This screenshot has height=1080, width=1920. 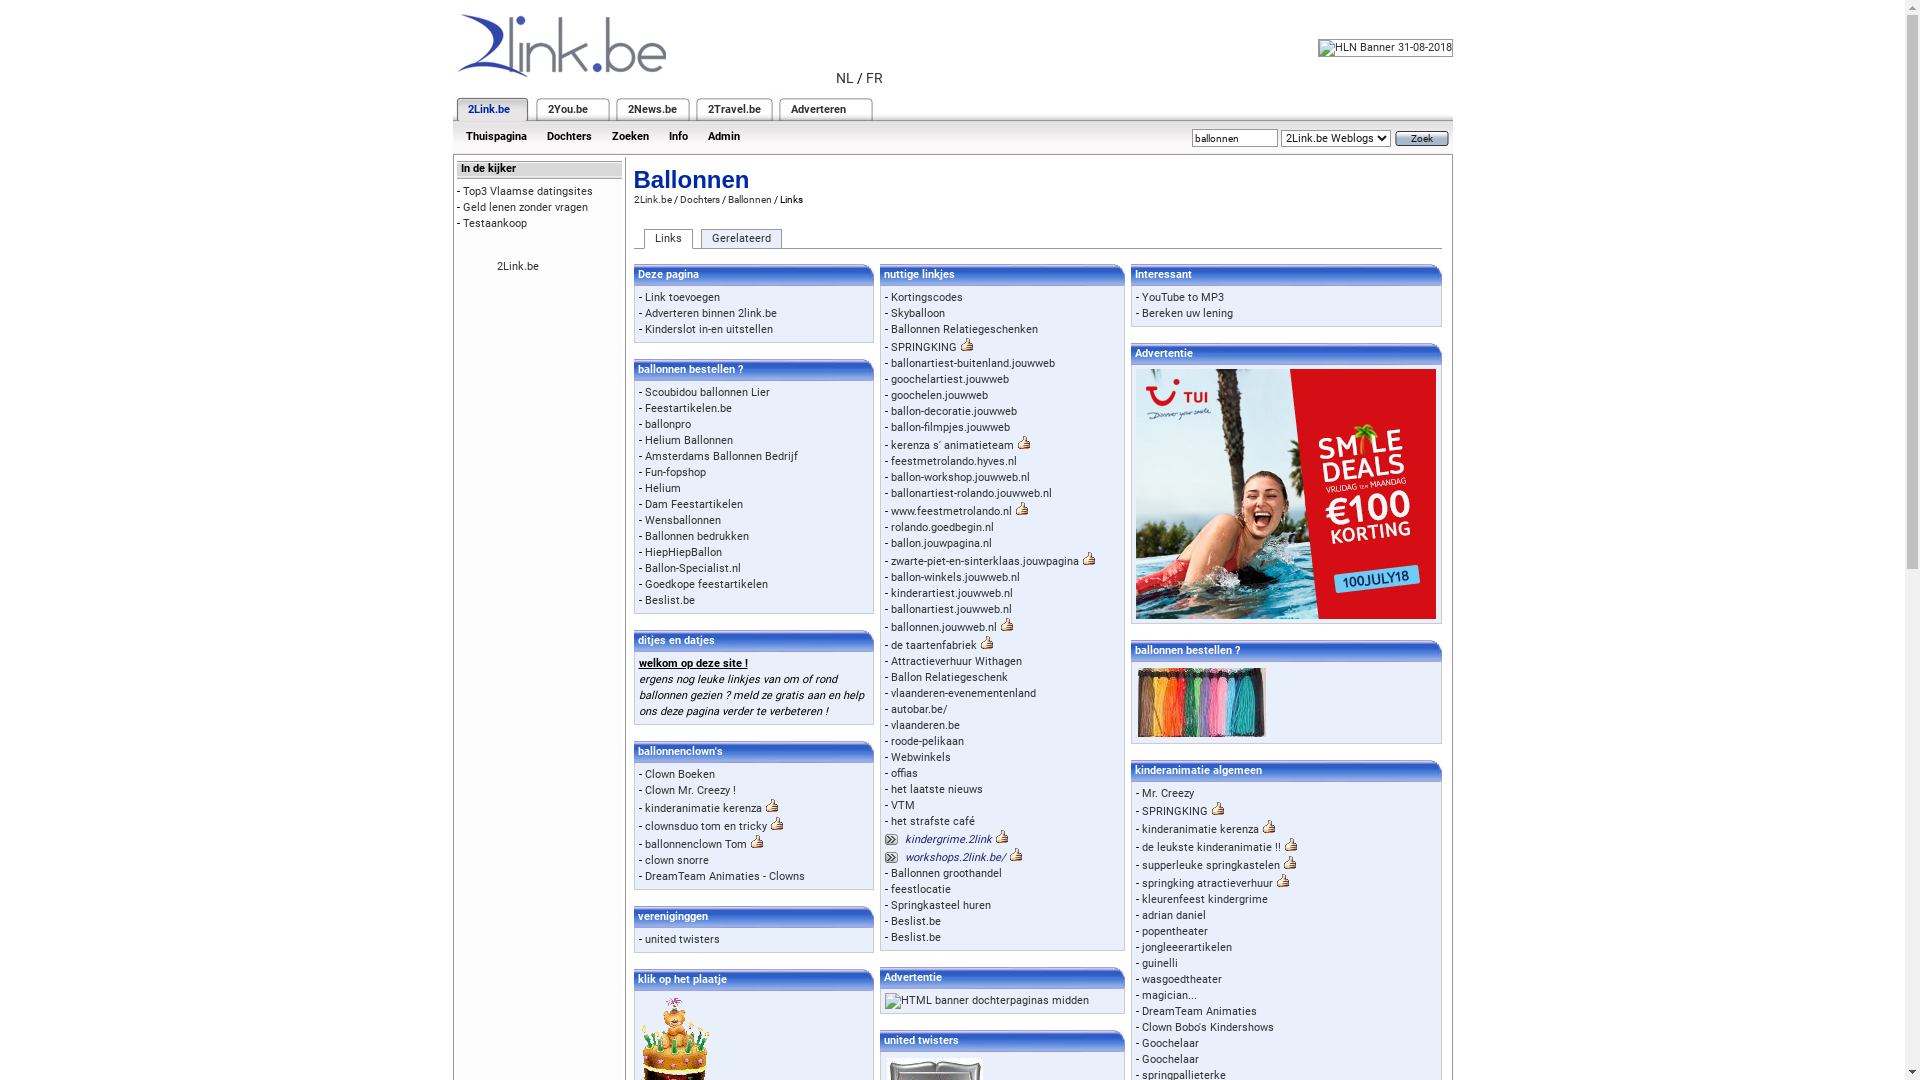 I want to click on 'Dochters', so click(x=567, y=135).